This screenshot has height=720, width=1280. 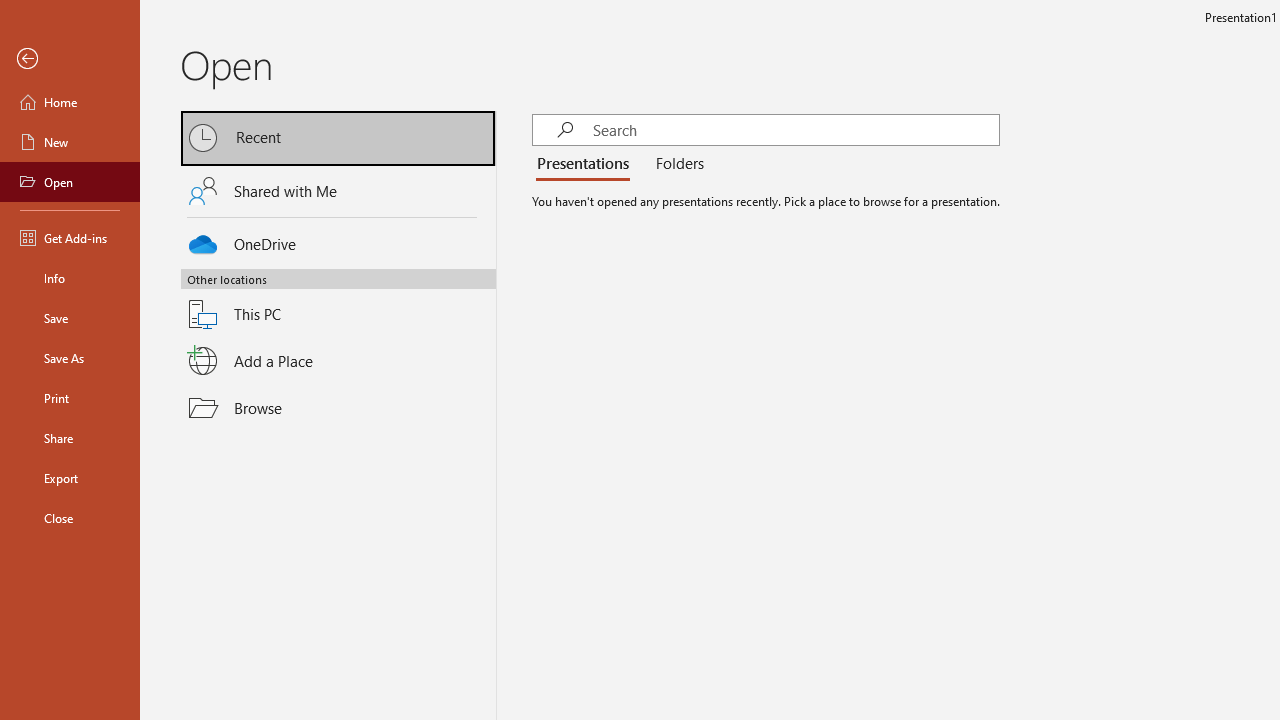 What do you see at coordinates (69, 356) in the screenshot?
I see `'Save As'` at bounding box center [69, 356].